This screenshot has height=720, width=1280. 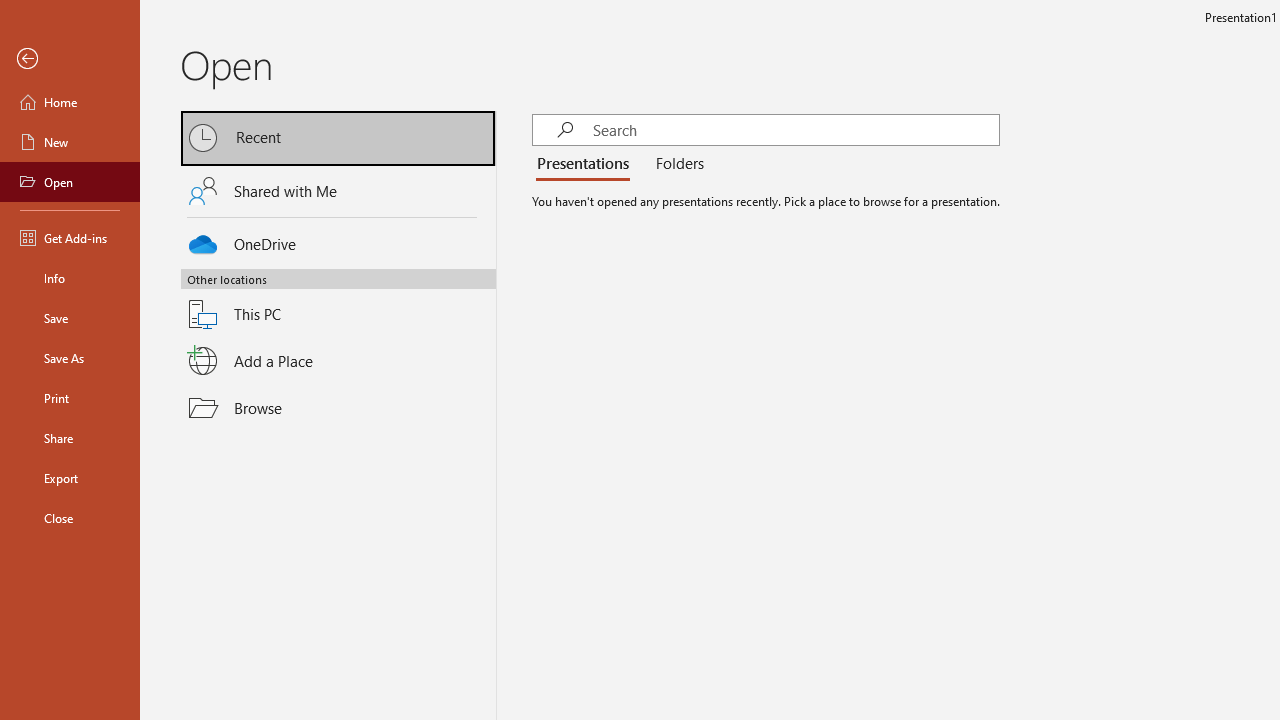 What do you see at coordinates (69, 356) in the screenshot?
I see `'Save As'` at bounding box center [69, 356].